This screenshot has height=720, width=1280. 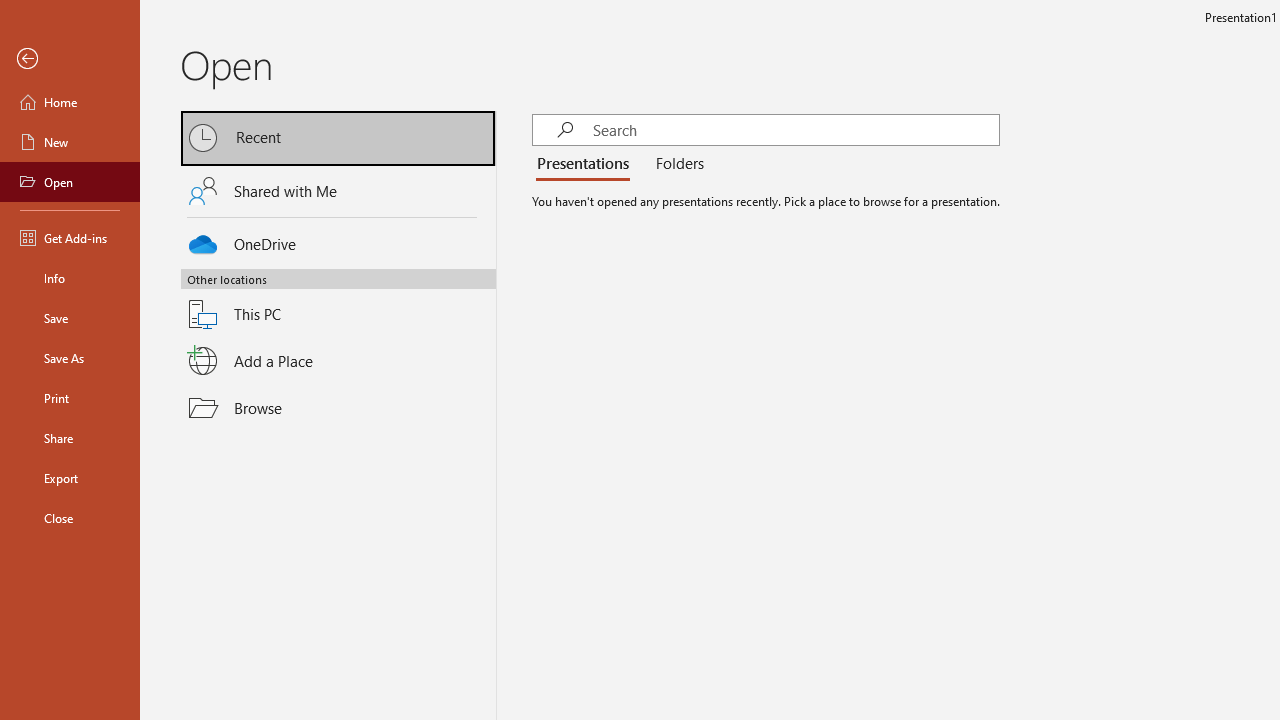 What do you see at coordinates (69, 356) in the screenshot?
I see `'Save As'` at bounding box center [69, 356].